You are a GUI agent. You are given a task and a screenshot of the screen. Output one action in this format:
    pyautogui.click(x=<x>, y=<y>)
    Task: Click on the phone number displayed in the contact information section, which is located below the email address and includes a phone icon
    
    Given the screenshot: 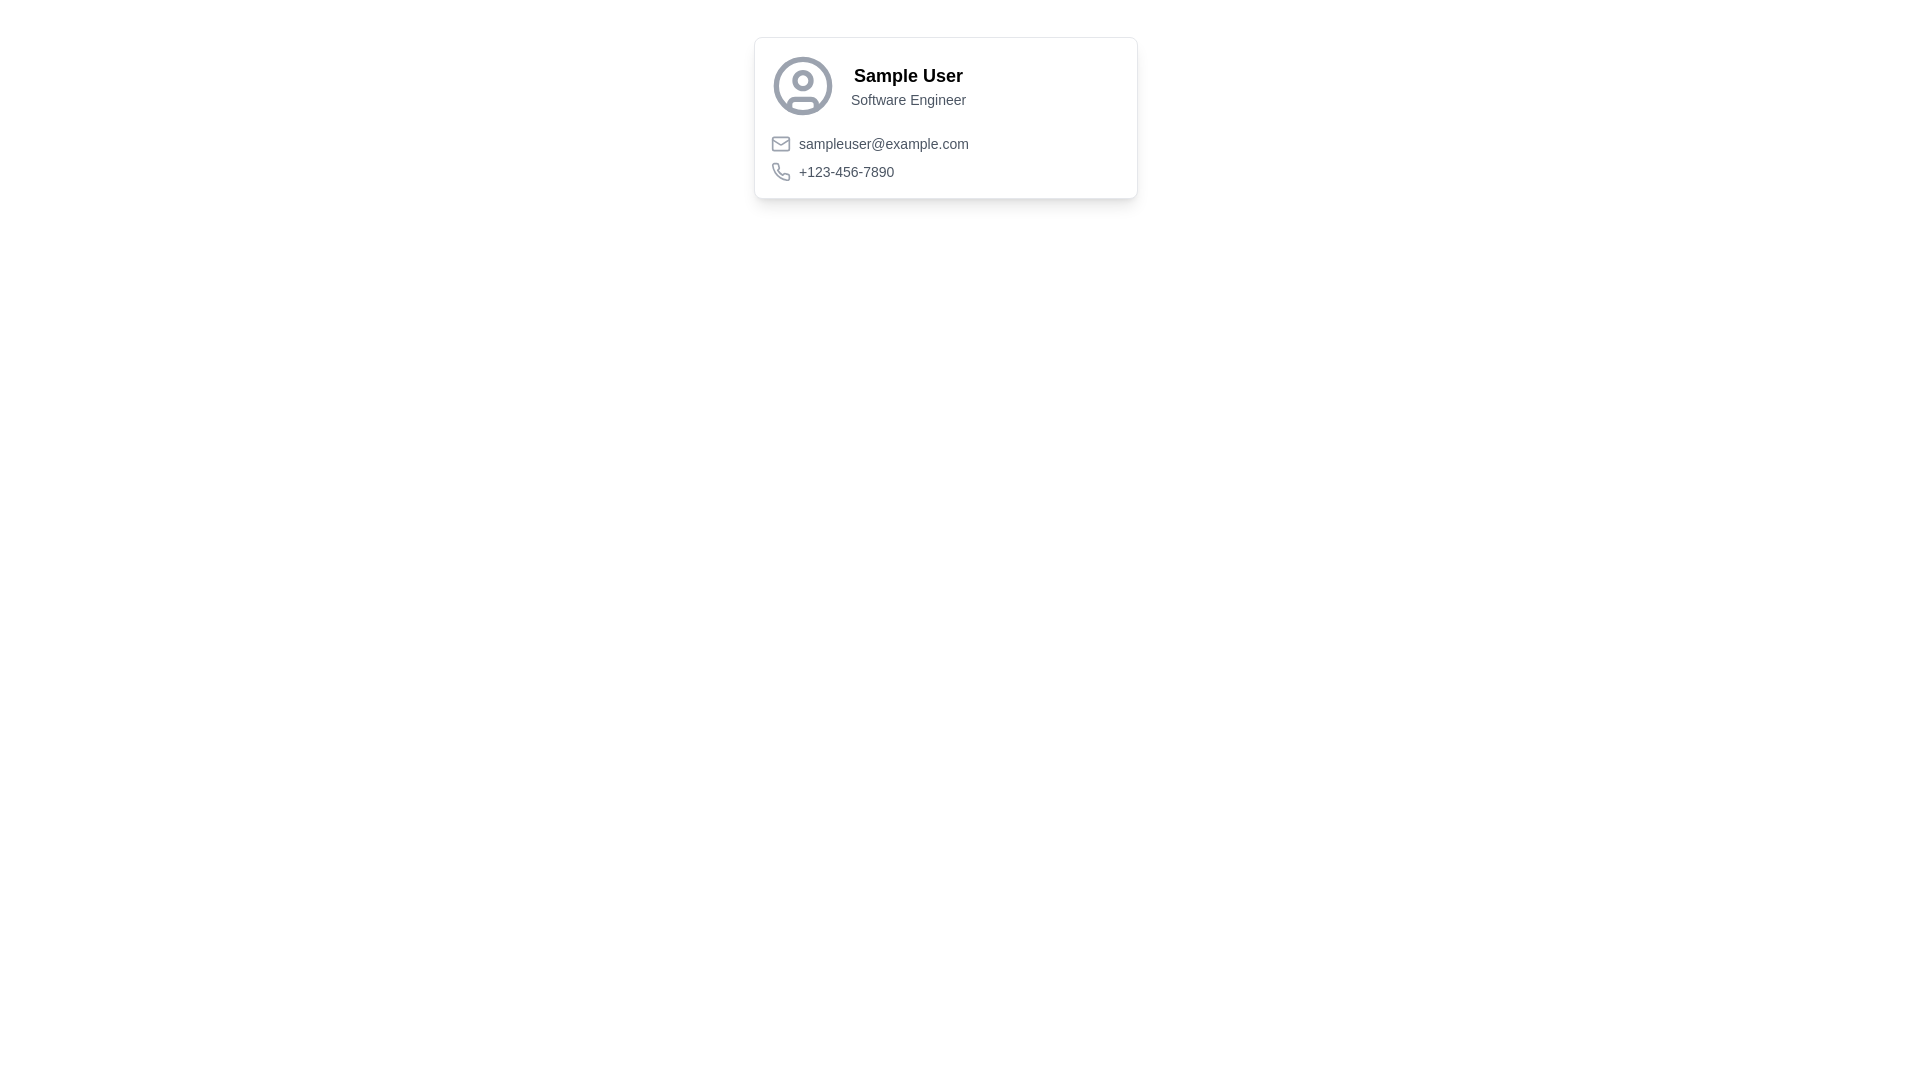 What is the action you would take?
    pyautogui.click(x=944, y=157)
    